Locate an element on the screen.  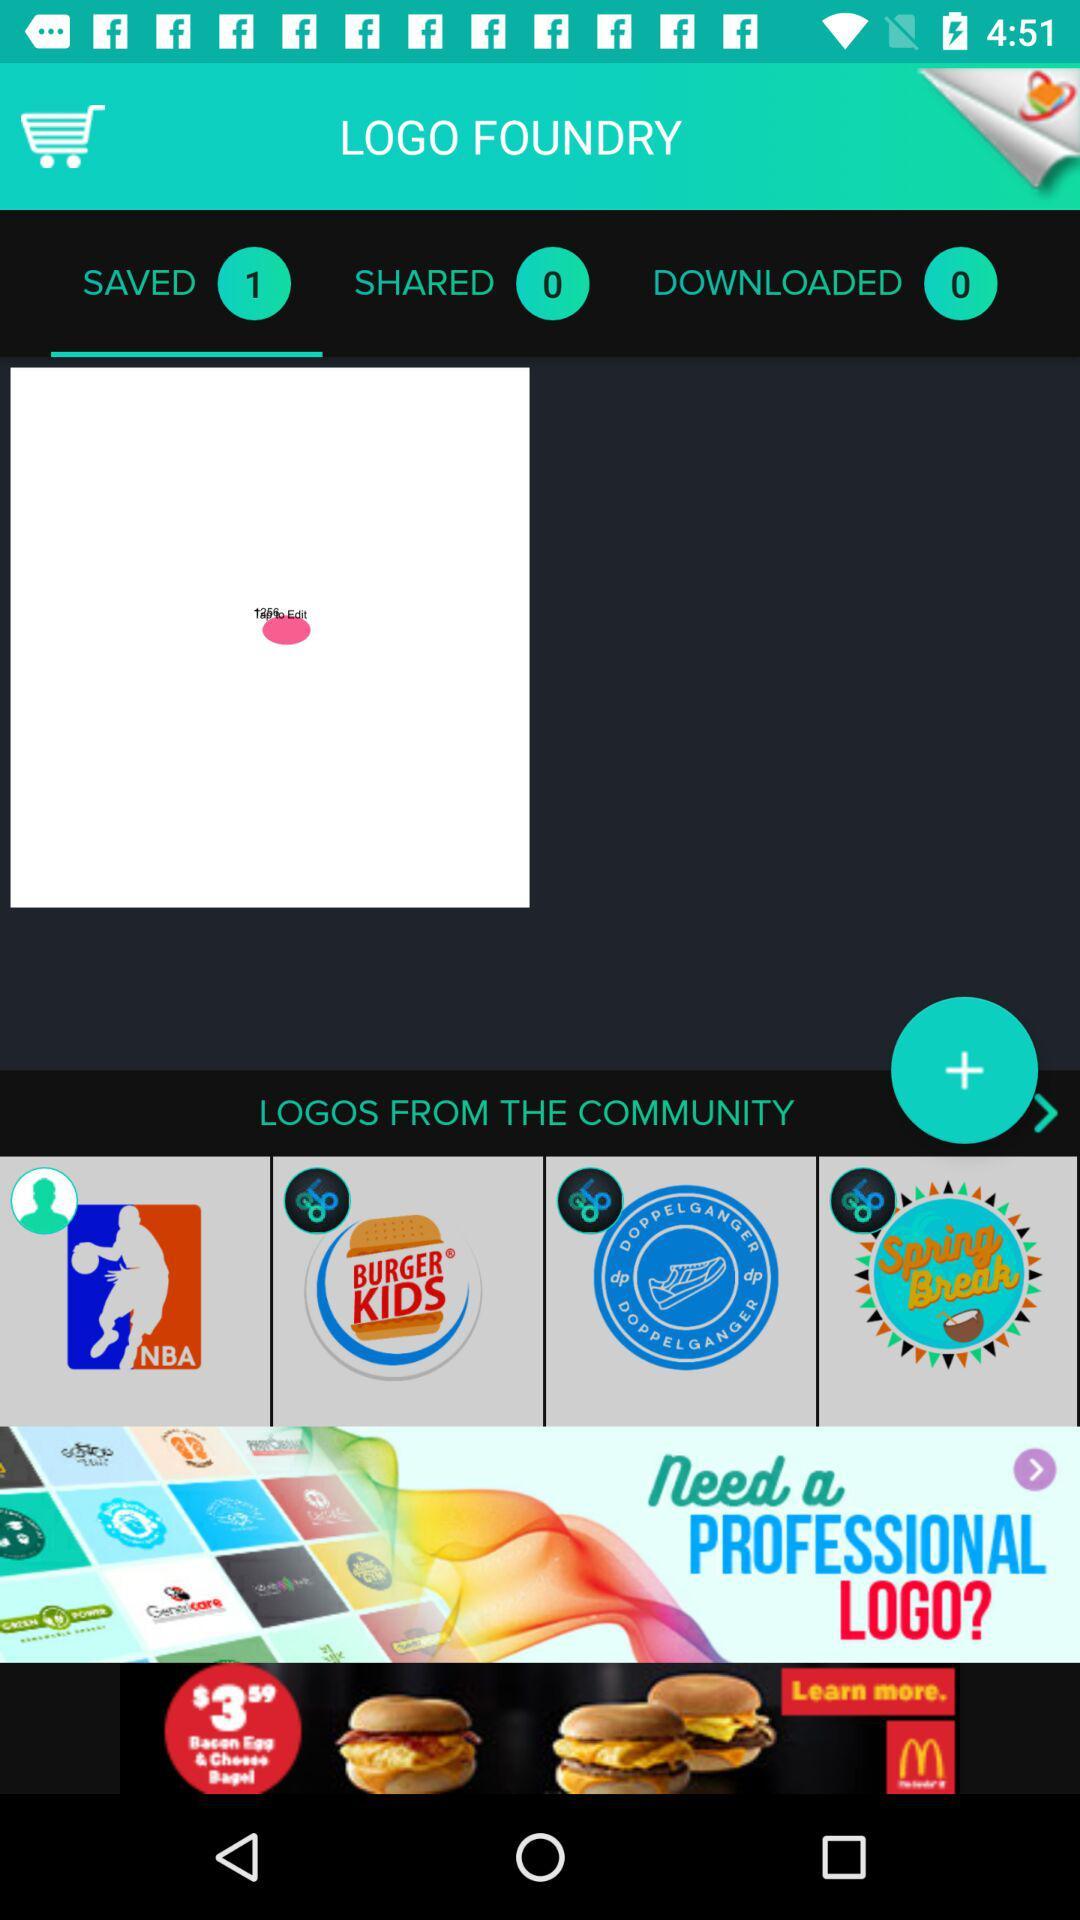
shopping card is located at coordinates (61, 135).